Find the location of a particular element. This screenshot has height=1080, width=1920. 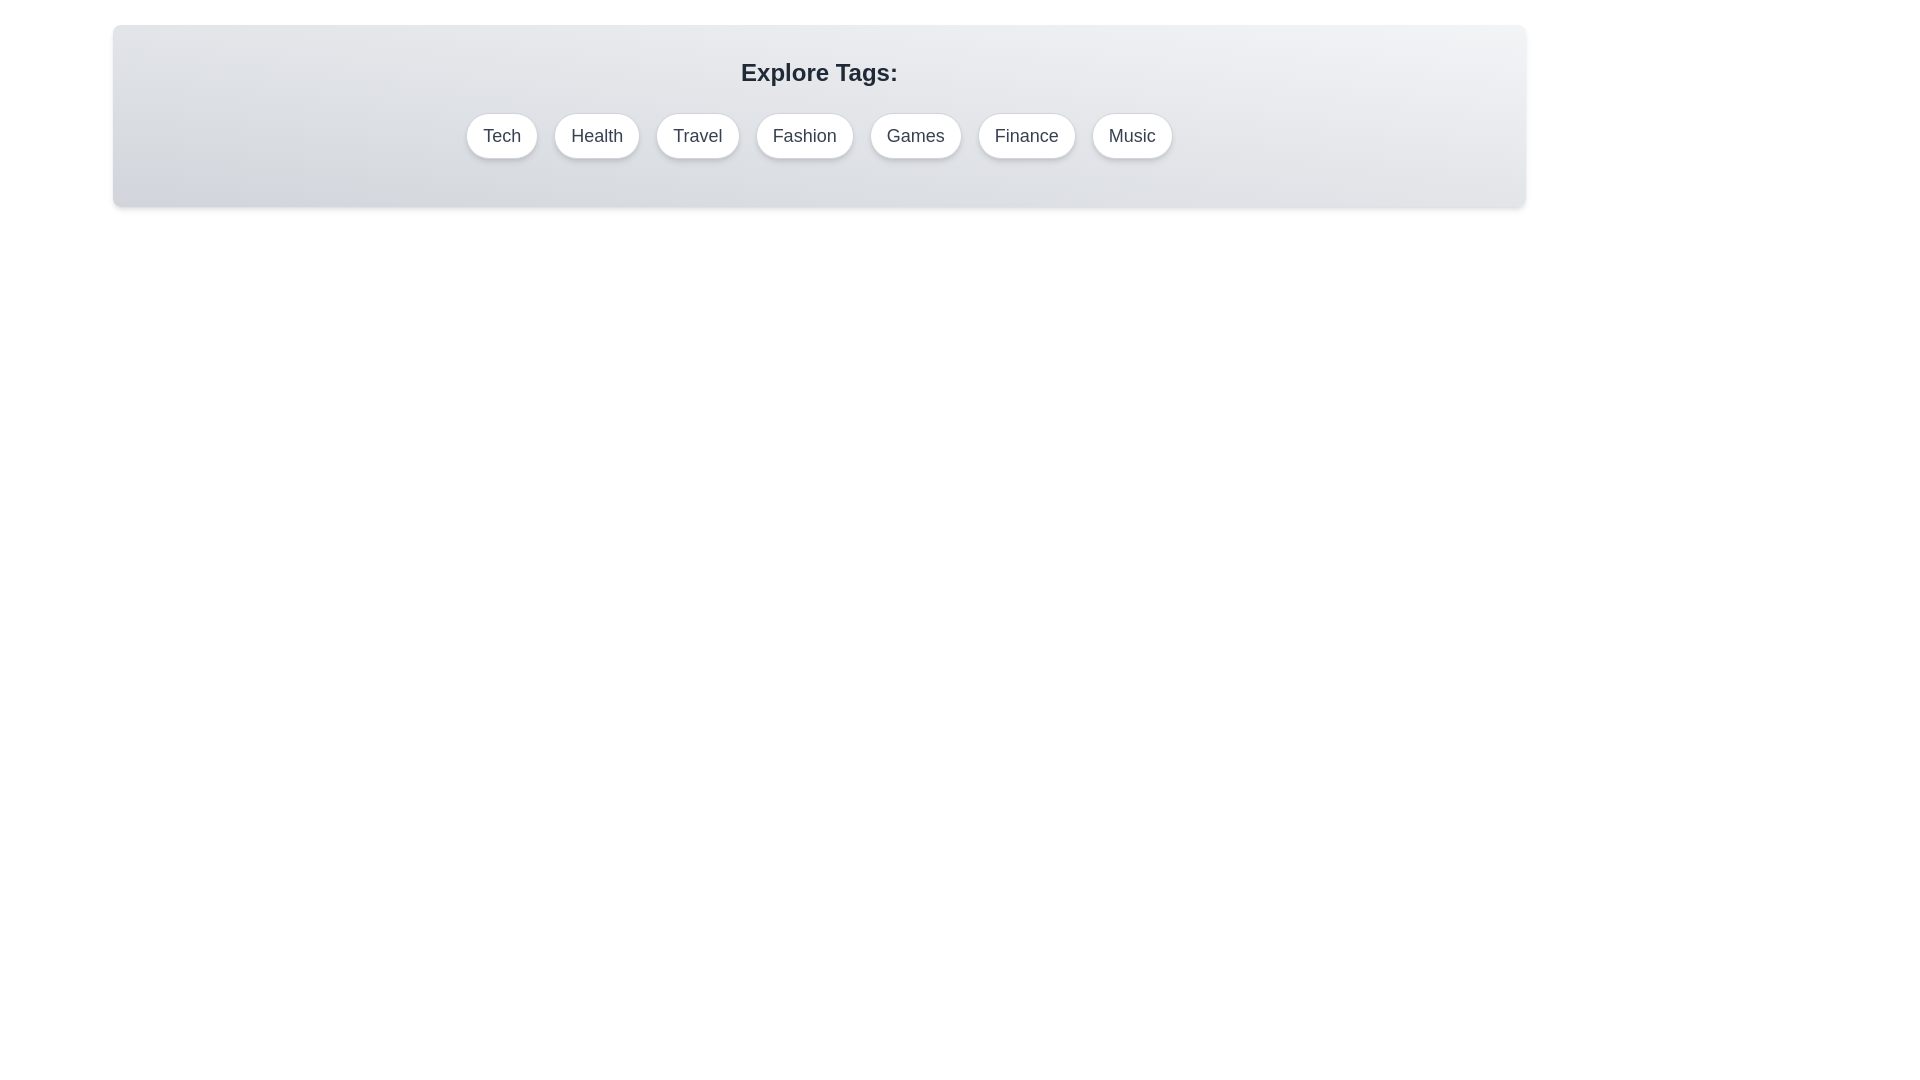

the tag labeled Finance to deselect it is located at coordinates (1026, 135).